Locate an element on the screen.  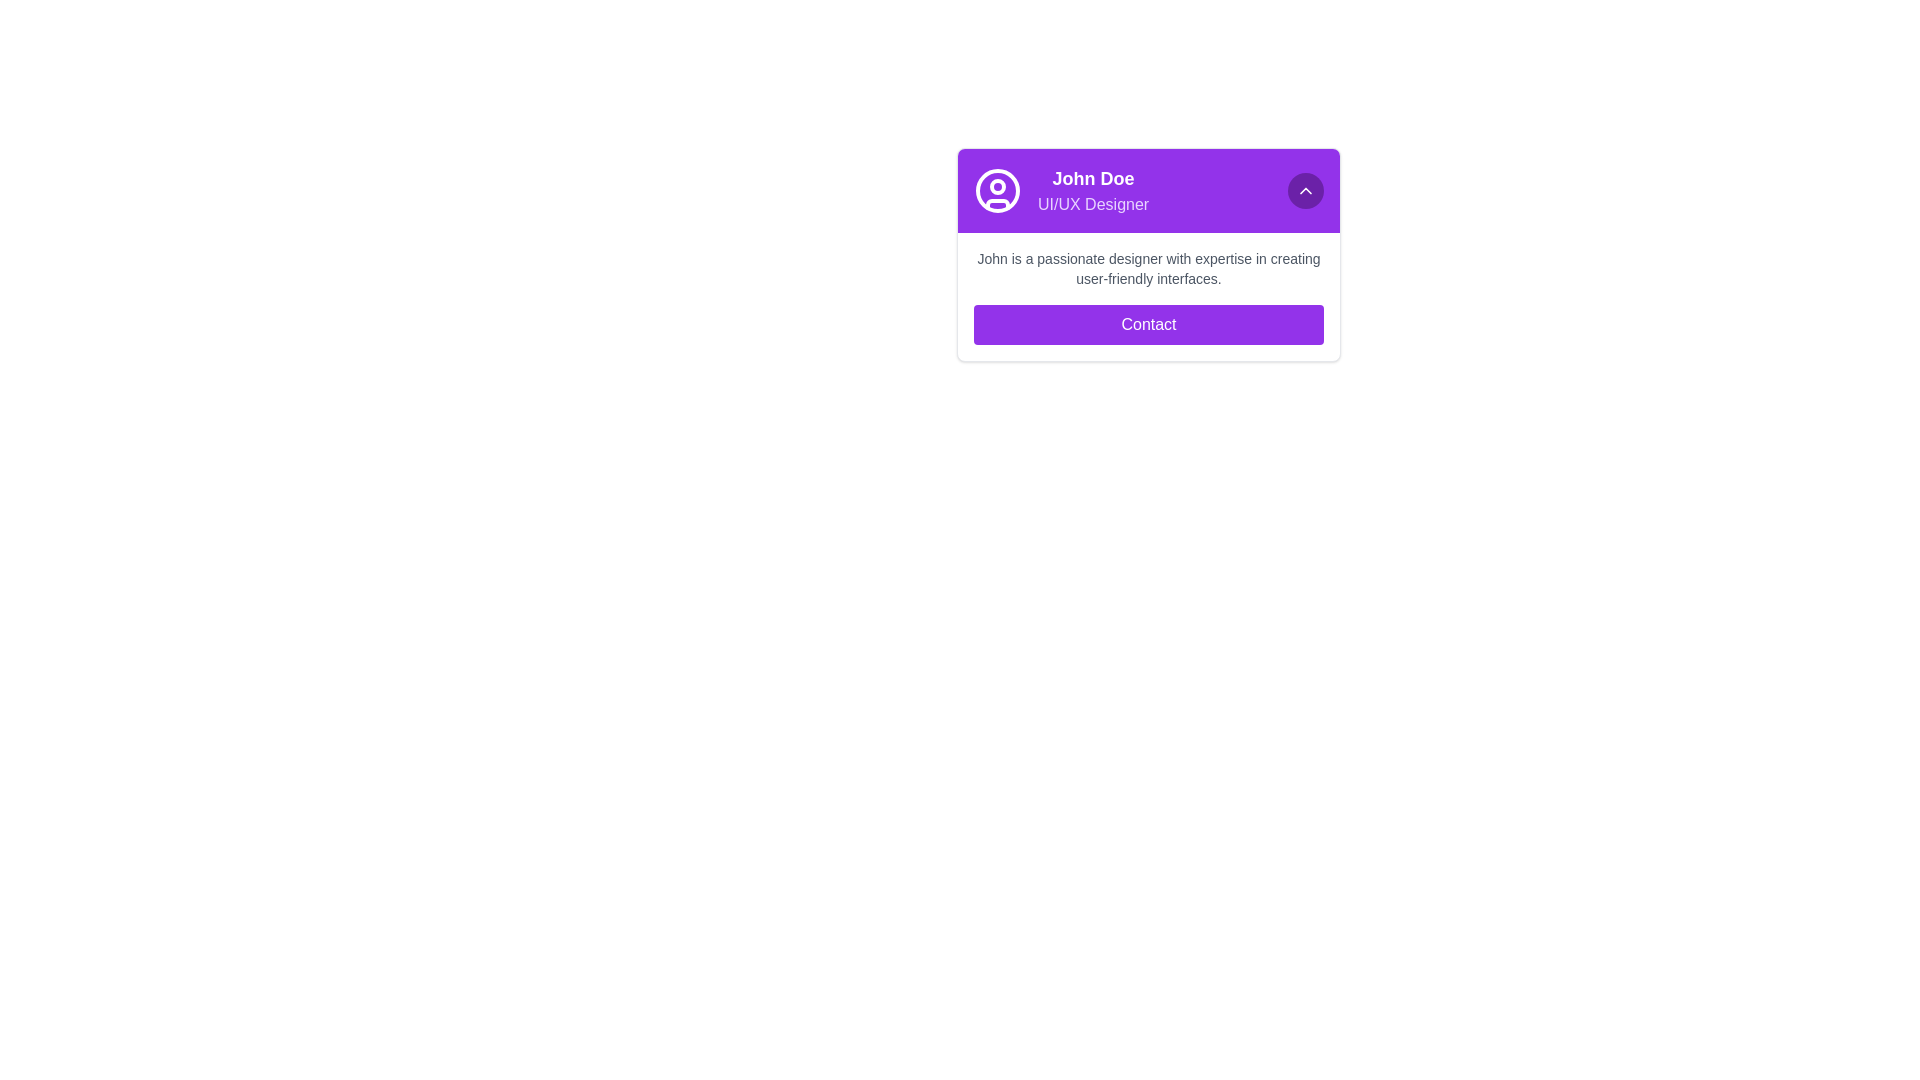
the upward-pointing chevron icon styled in white within a rounded purple background located at the top-right corner of the main purple header section of the card, adjacent to the user profile section is located at coordinates (1305, 191).